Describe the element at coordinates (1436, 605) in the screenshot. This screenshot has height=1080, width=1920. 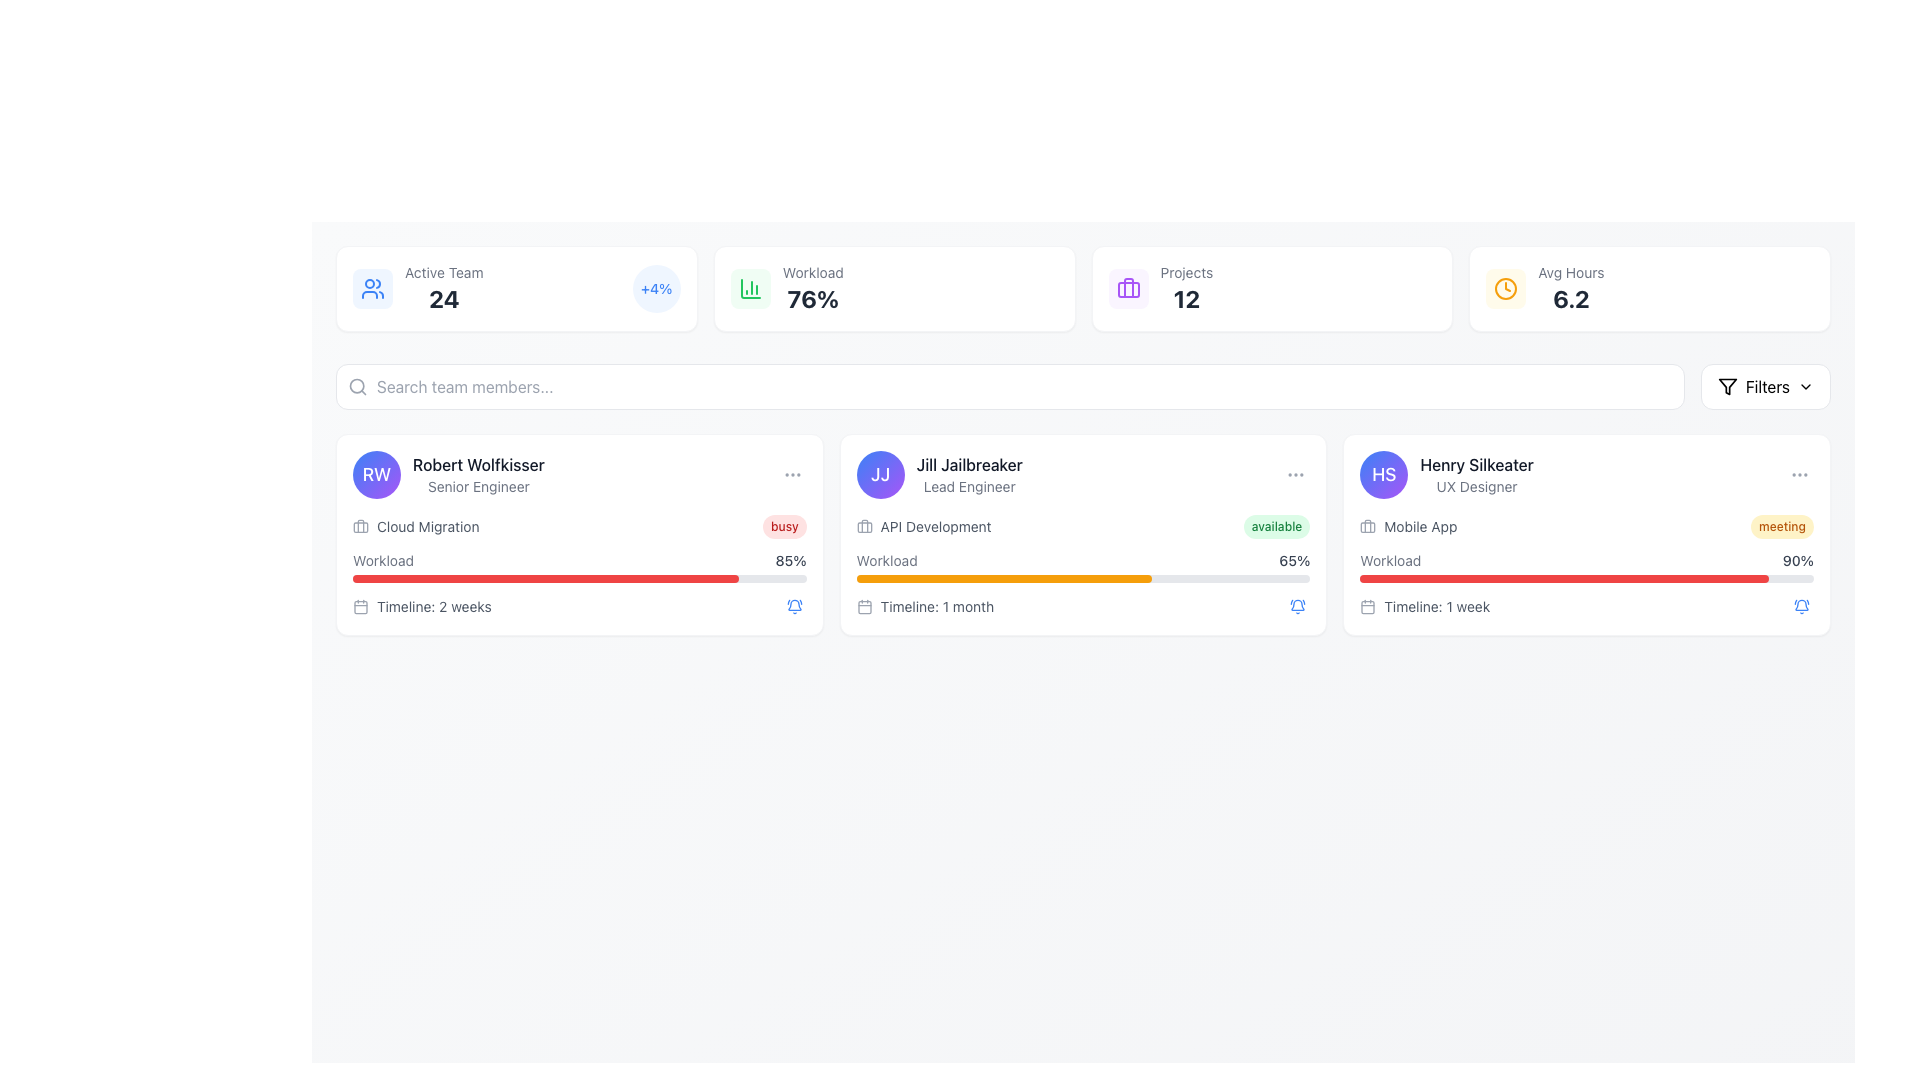
I see `the static text display reading 'Timeline: 1 week' located at the bottom-right corner of the card associated with user 'Henry Silkeater', below the workload progress bar` at that location.